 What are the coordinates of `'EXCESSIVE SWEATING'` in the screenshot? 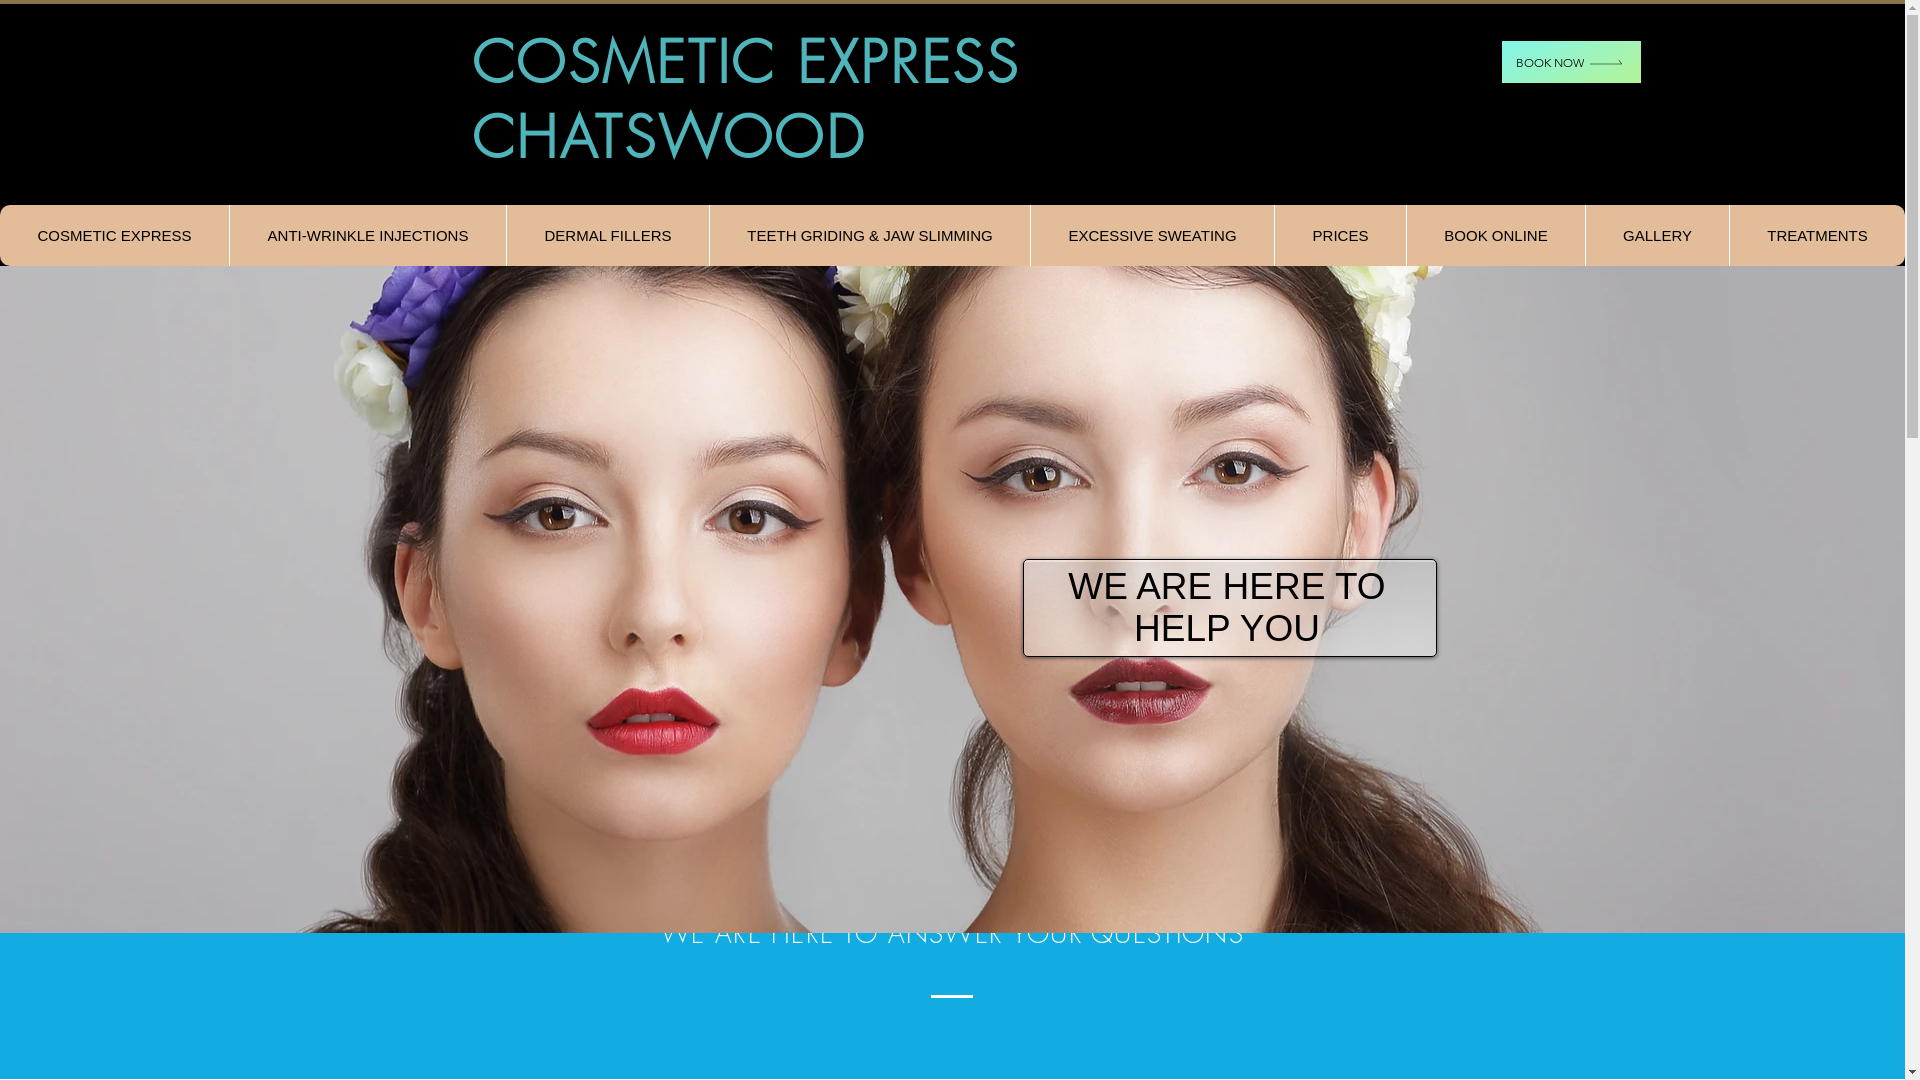 It's located at (1152, 234).